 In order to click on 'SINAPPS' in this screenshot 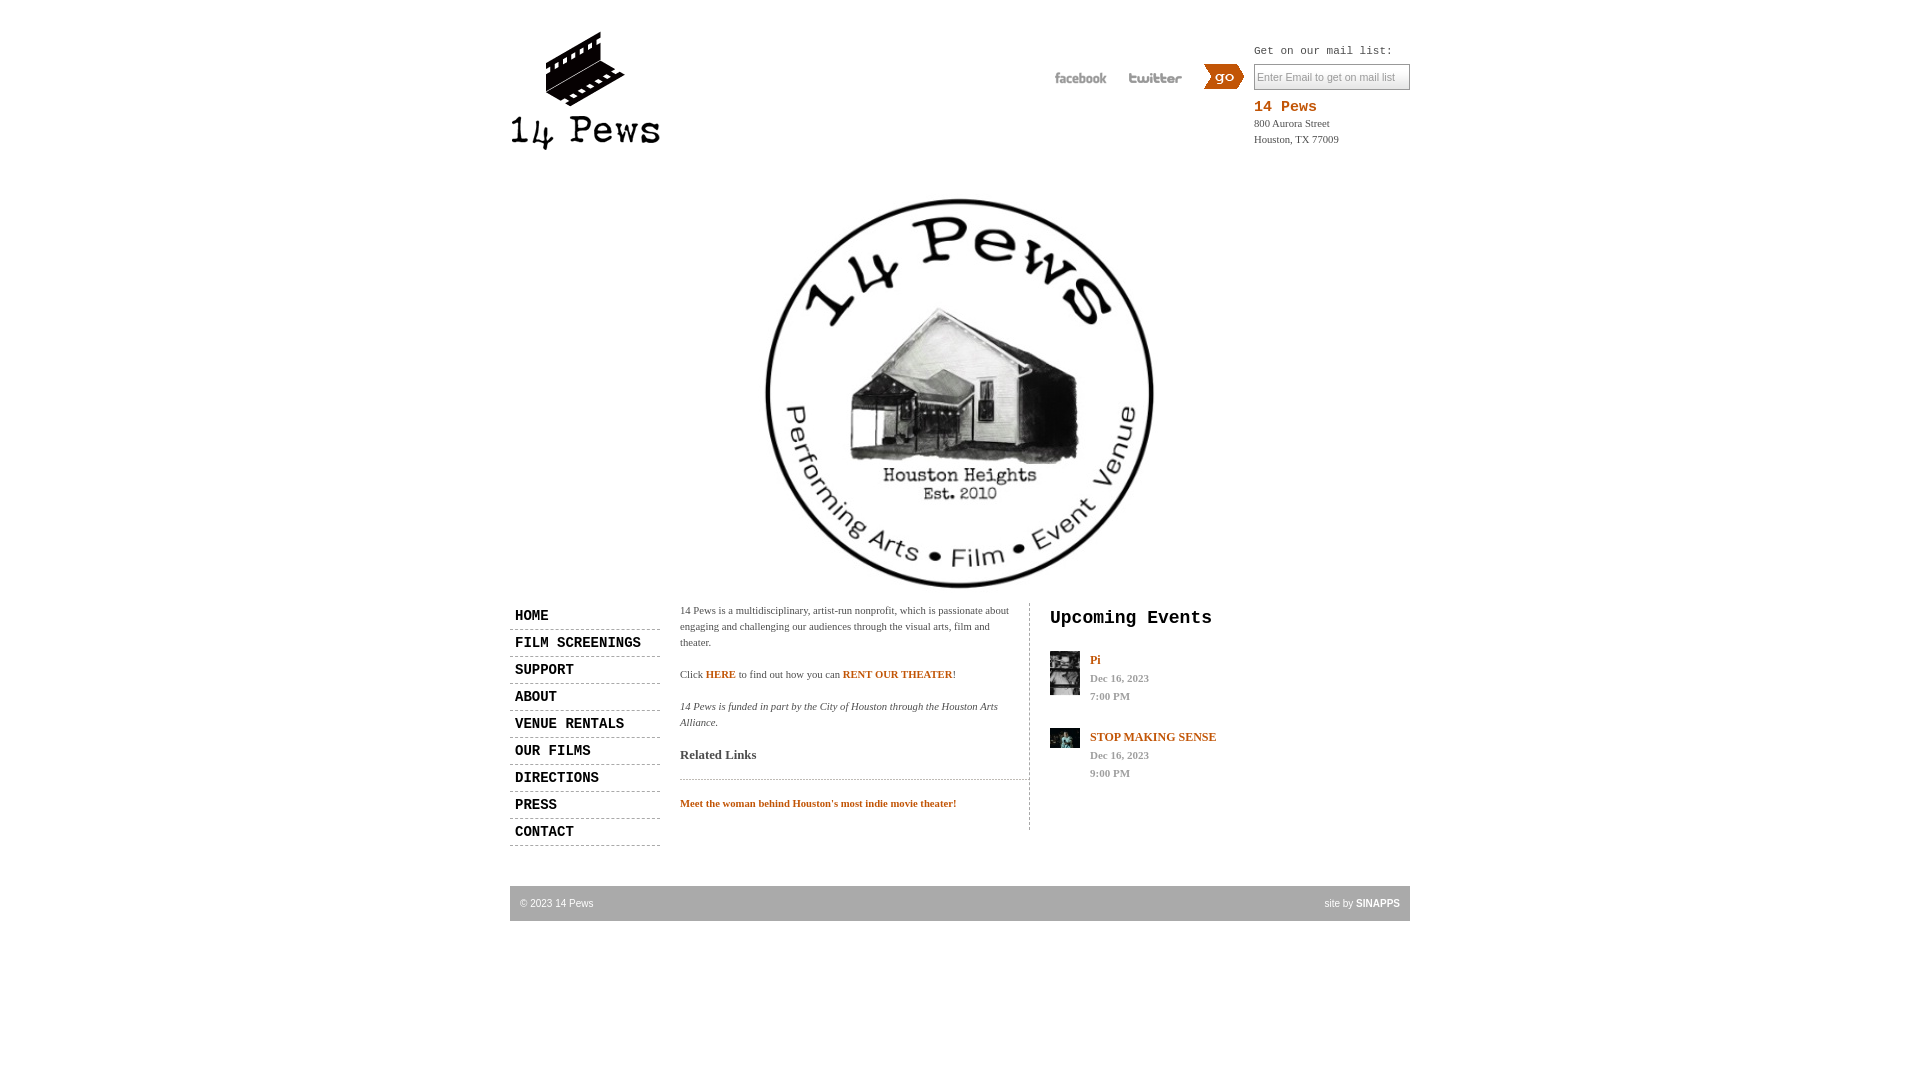, I will do `click(1376, 903)`.